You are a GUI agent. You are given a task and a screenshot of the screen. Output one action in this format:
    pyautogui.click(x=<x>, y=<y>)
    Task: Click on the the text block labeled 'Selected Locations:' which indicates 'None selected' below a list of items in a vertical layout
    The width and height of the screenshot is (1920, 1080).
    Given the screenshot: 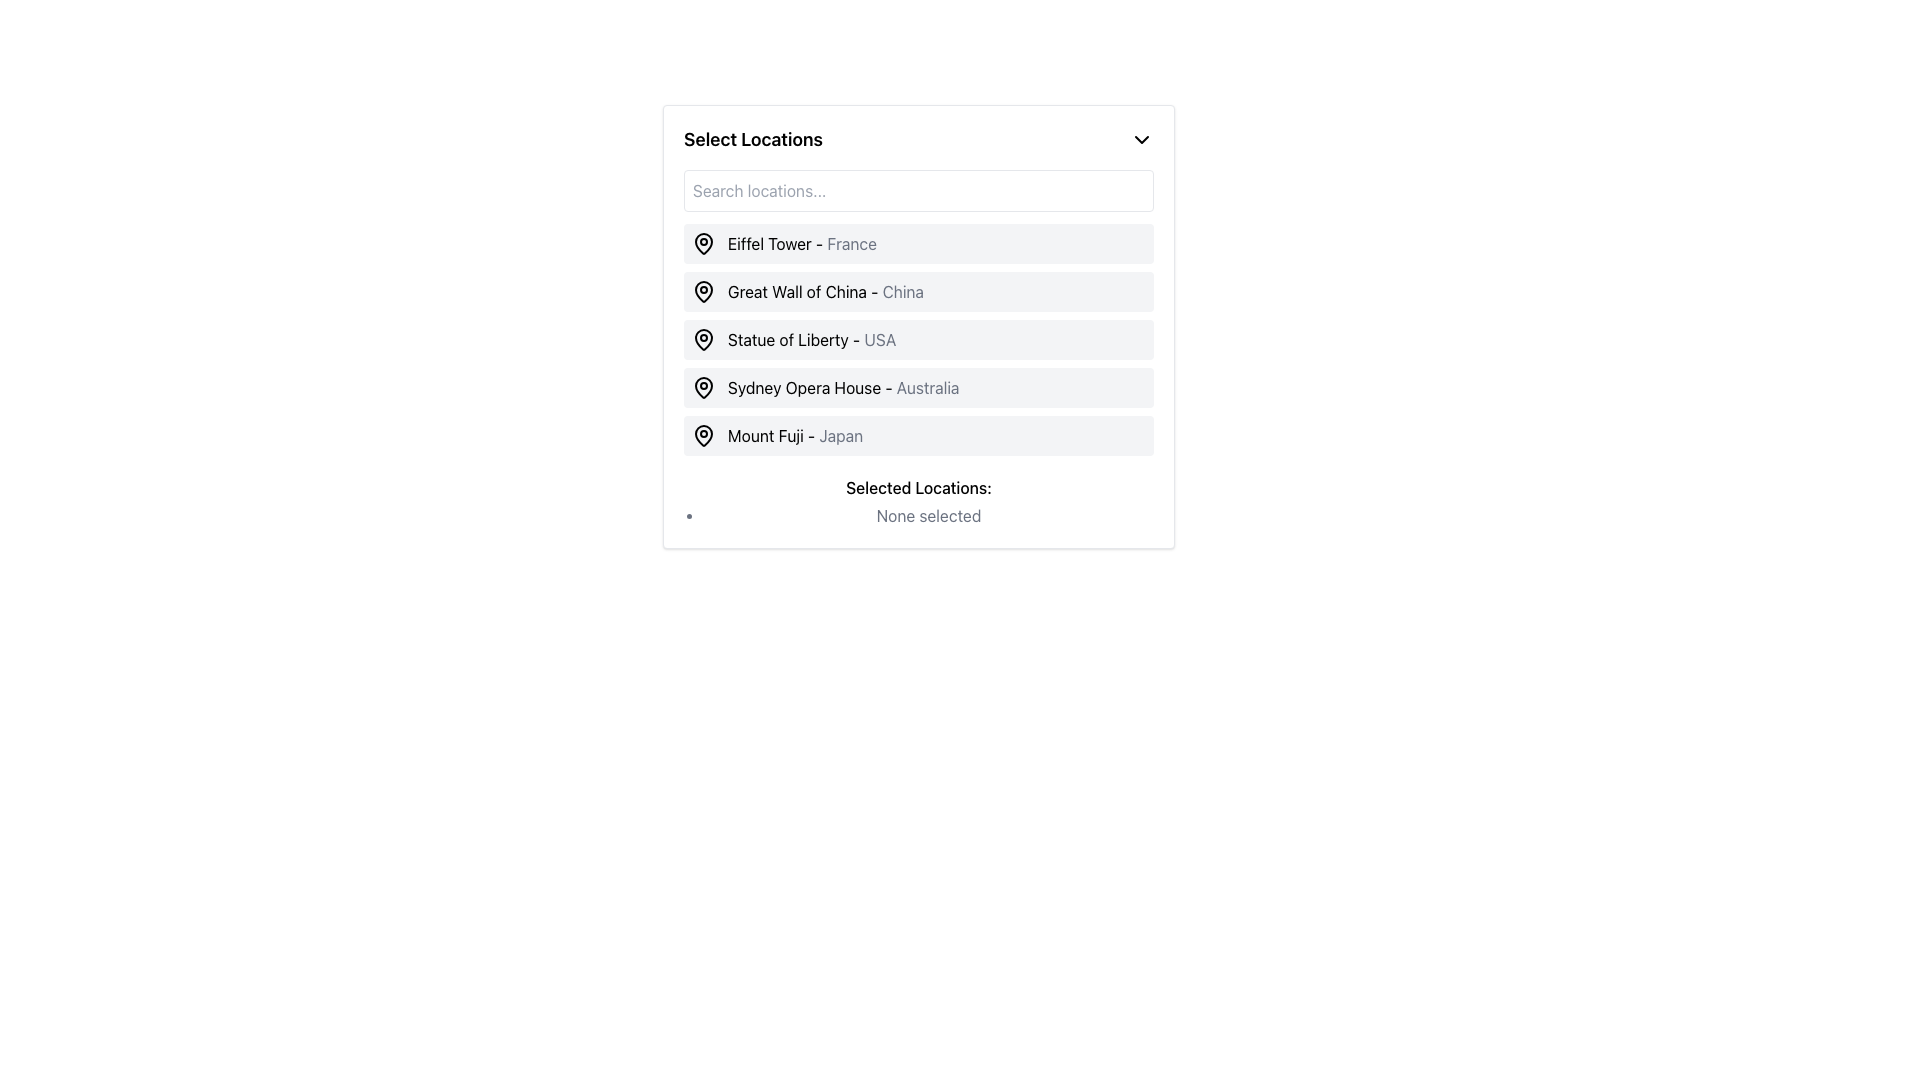 What is the action you would take?
    pyautogui.click(x=917, y=500)
    